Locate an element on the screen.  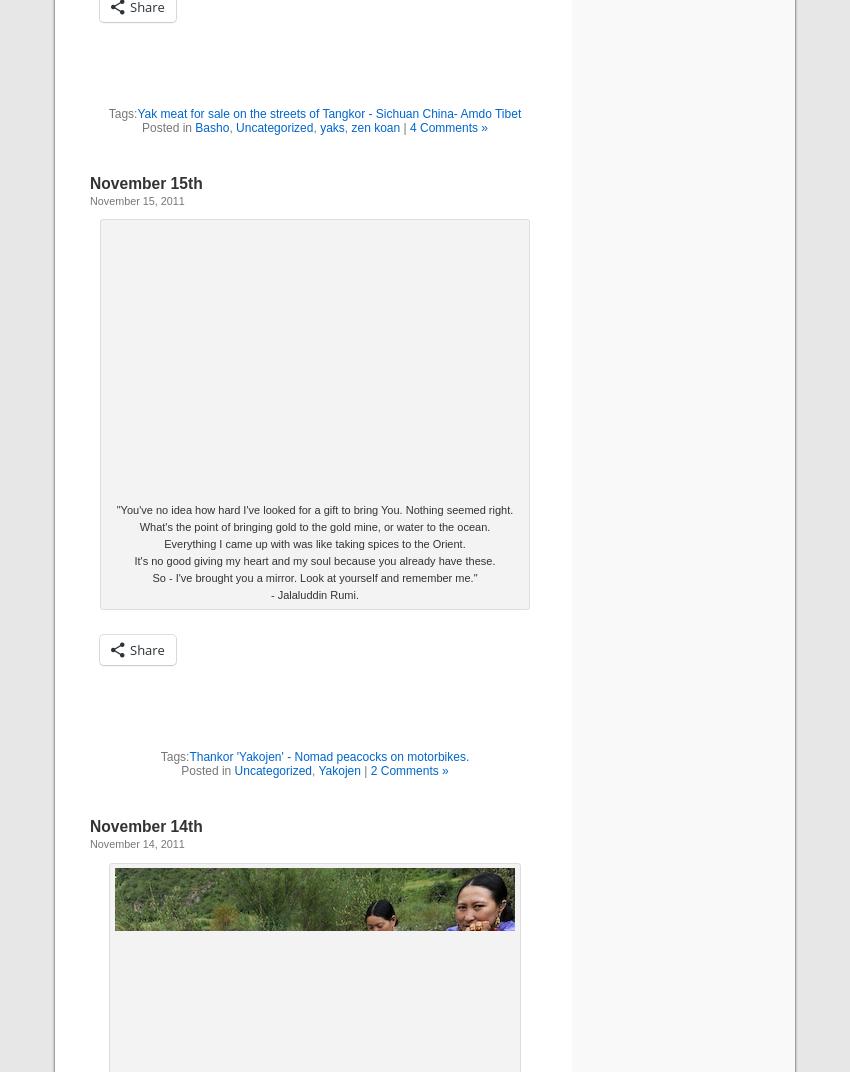
'So - I've brought you a mirror. Look at yourself and  remember me."' is located at coordinates (314, 577).